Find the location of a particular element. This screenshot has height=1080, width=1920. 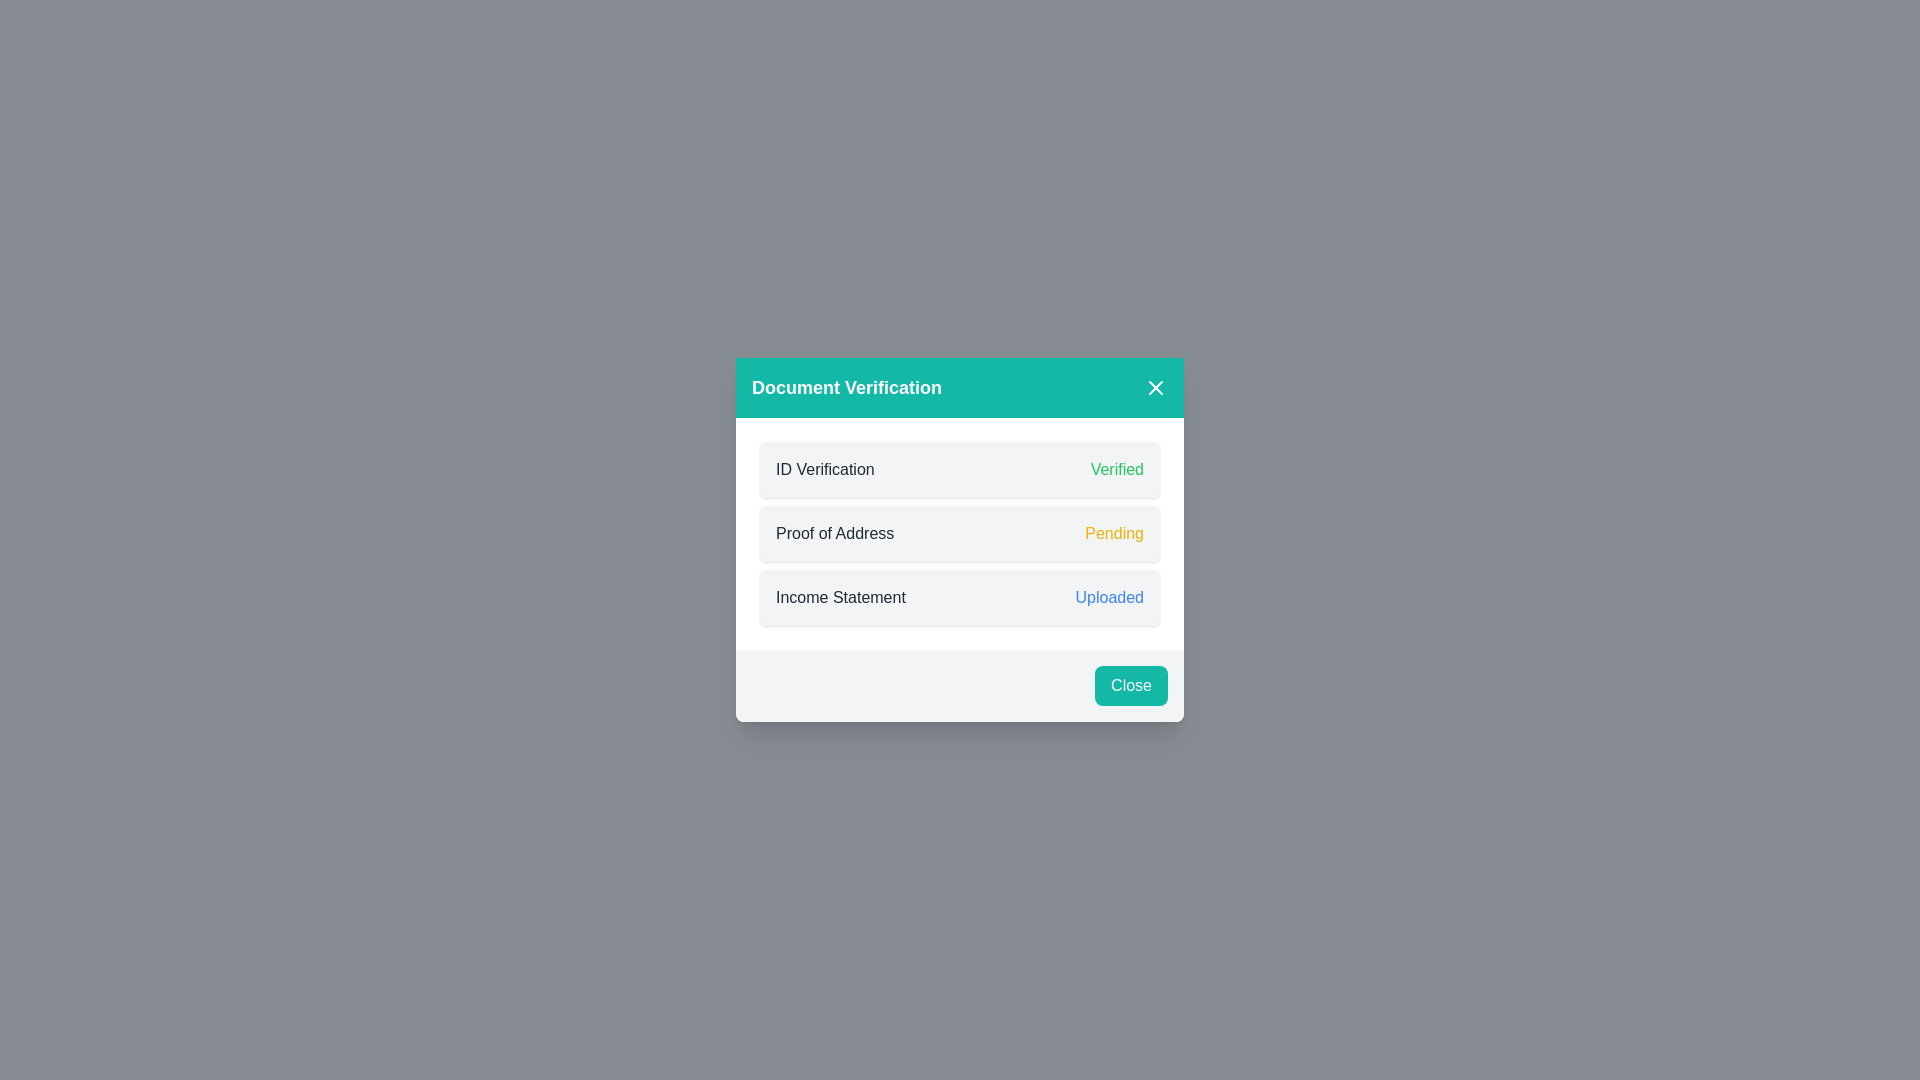

document status from the Status indicator that contains 'Income Statement' on the left and 'Uploaded' on the right, which is the third item in a vertically stacked list is located at coordinates (960, 596).